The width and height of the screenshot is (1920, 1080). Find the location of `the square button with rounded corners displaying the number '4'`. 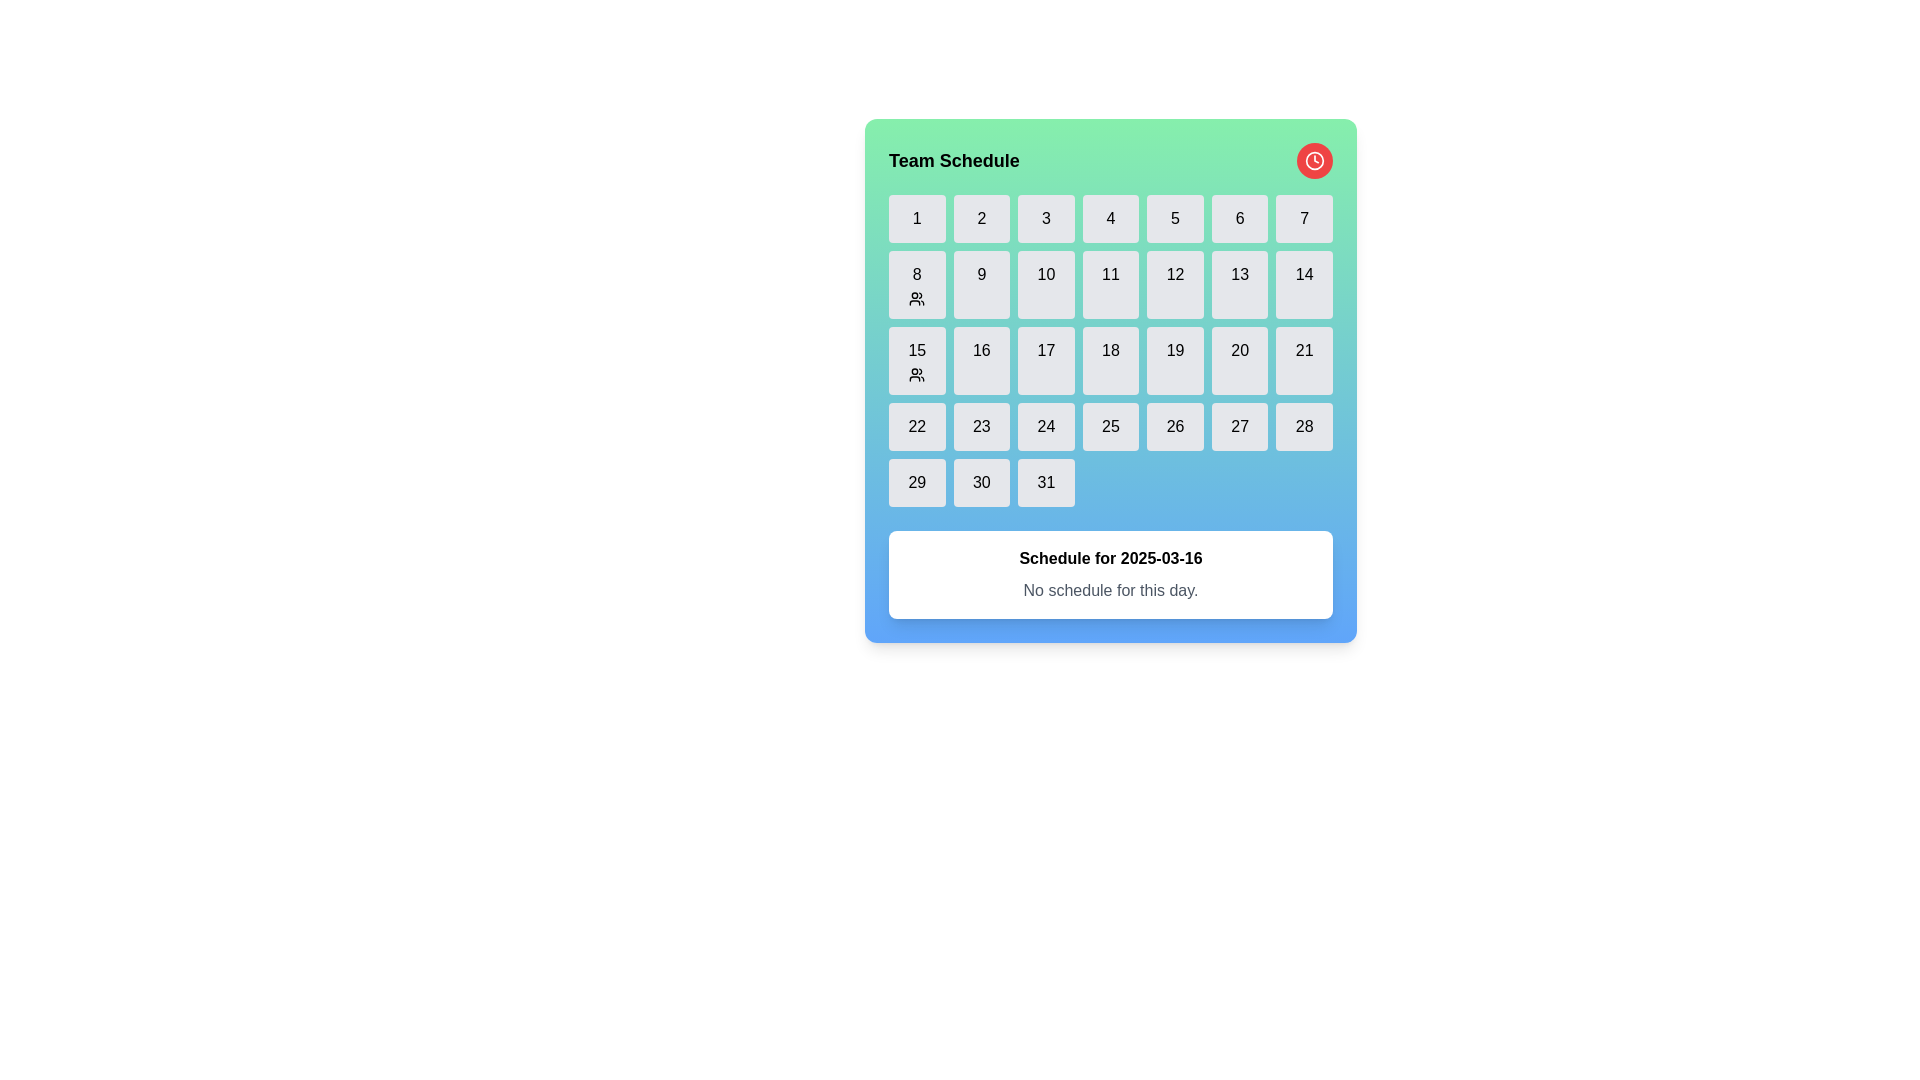

the square button with rounded corners displaying the number '4' is located at coordinates (1109, 219).